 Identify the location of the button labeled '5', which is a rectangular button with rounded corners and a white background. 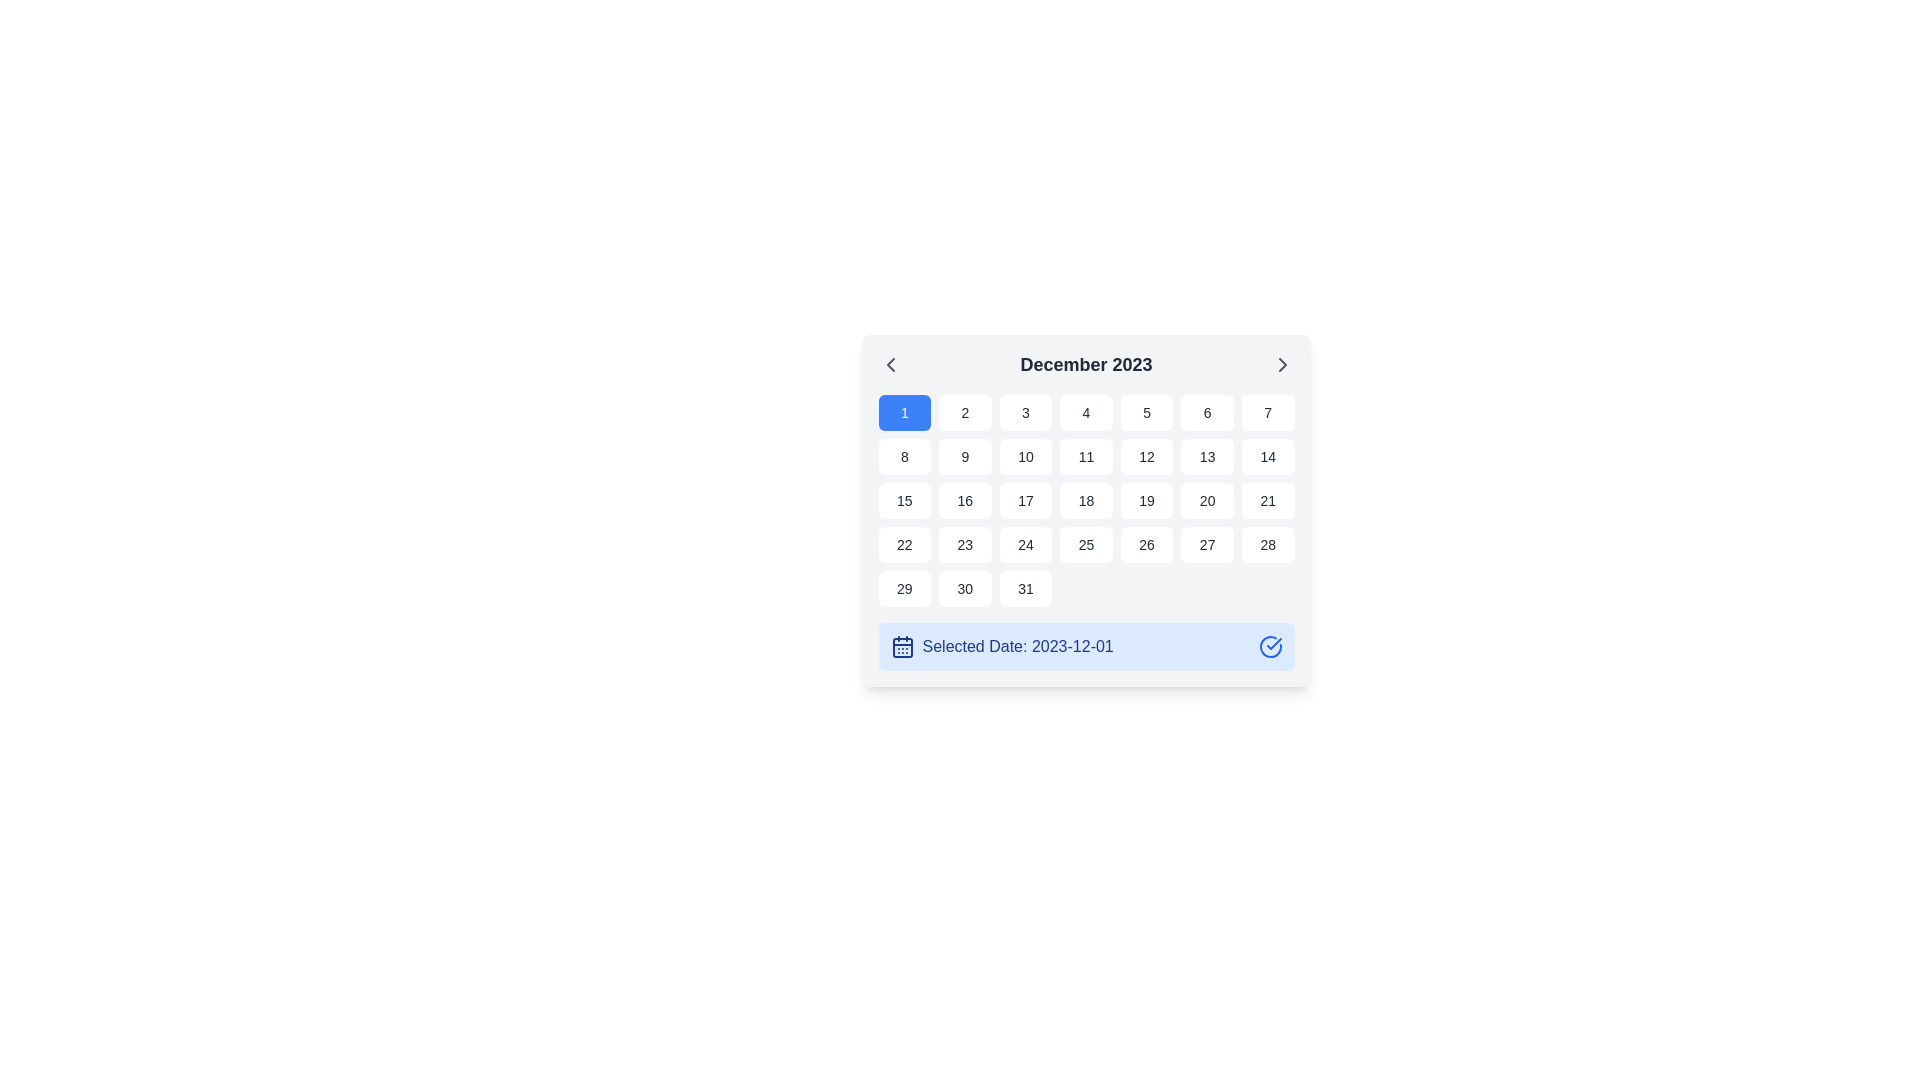
(1147, 411).